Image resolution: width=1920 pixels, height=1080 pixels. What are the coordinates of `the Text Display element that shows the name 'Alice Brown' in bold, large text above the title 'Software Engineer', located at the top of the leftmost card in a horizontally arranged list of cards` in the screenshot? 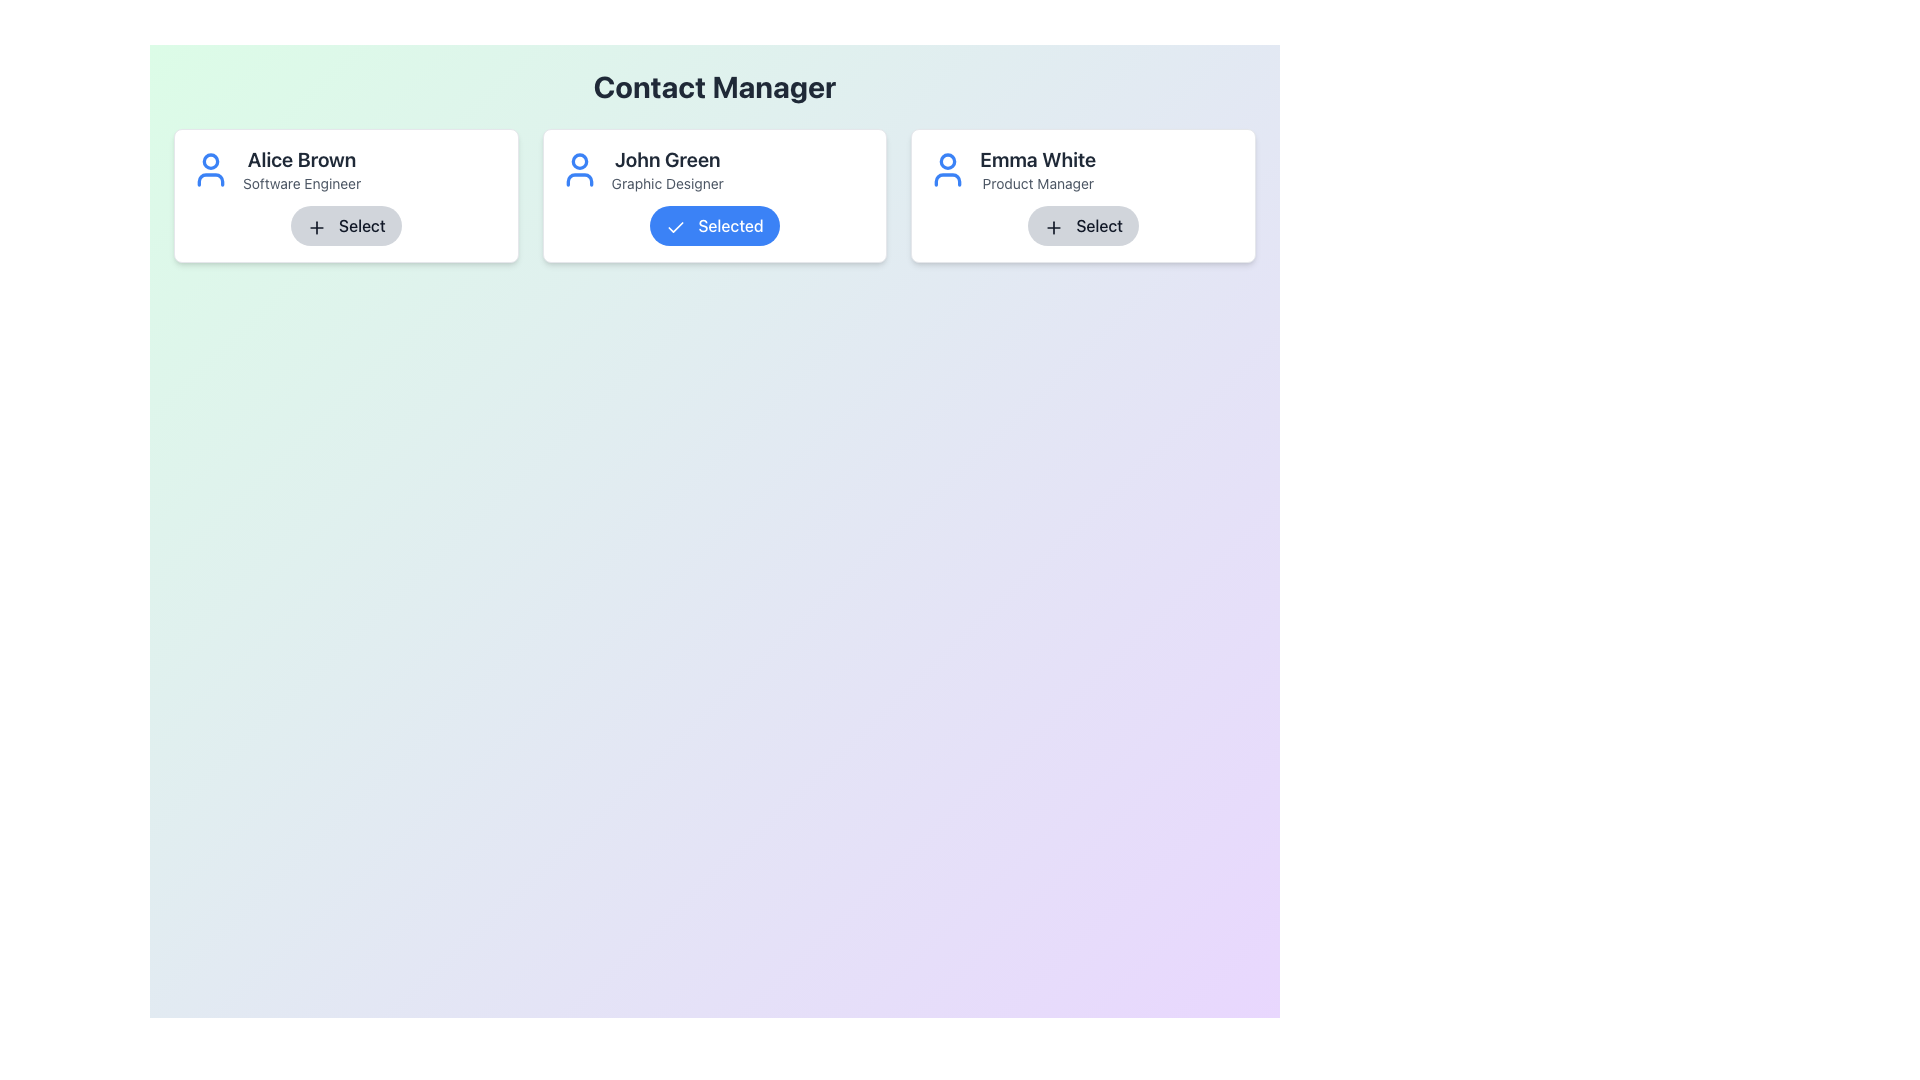 It's located at (346, 168).